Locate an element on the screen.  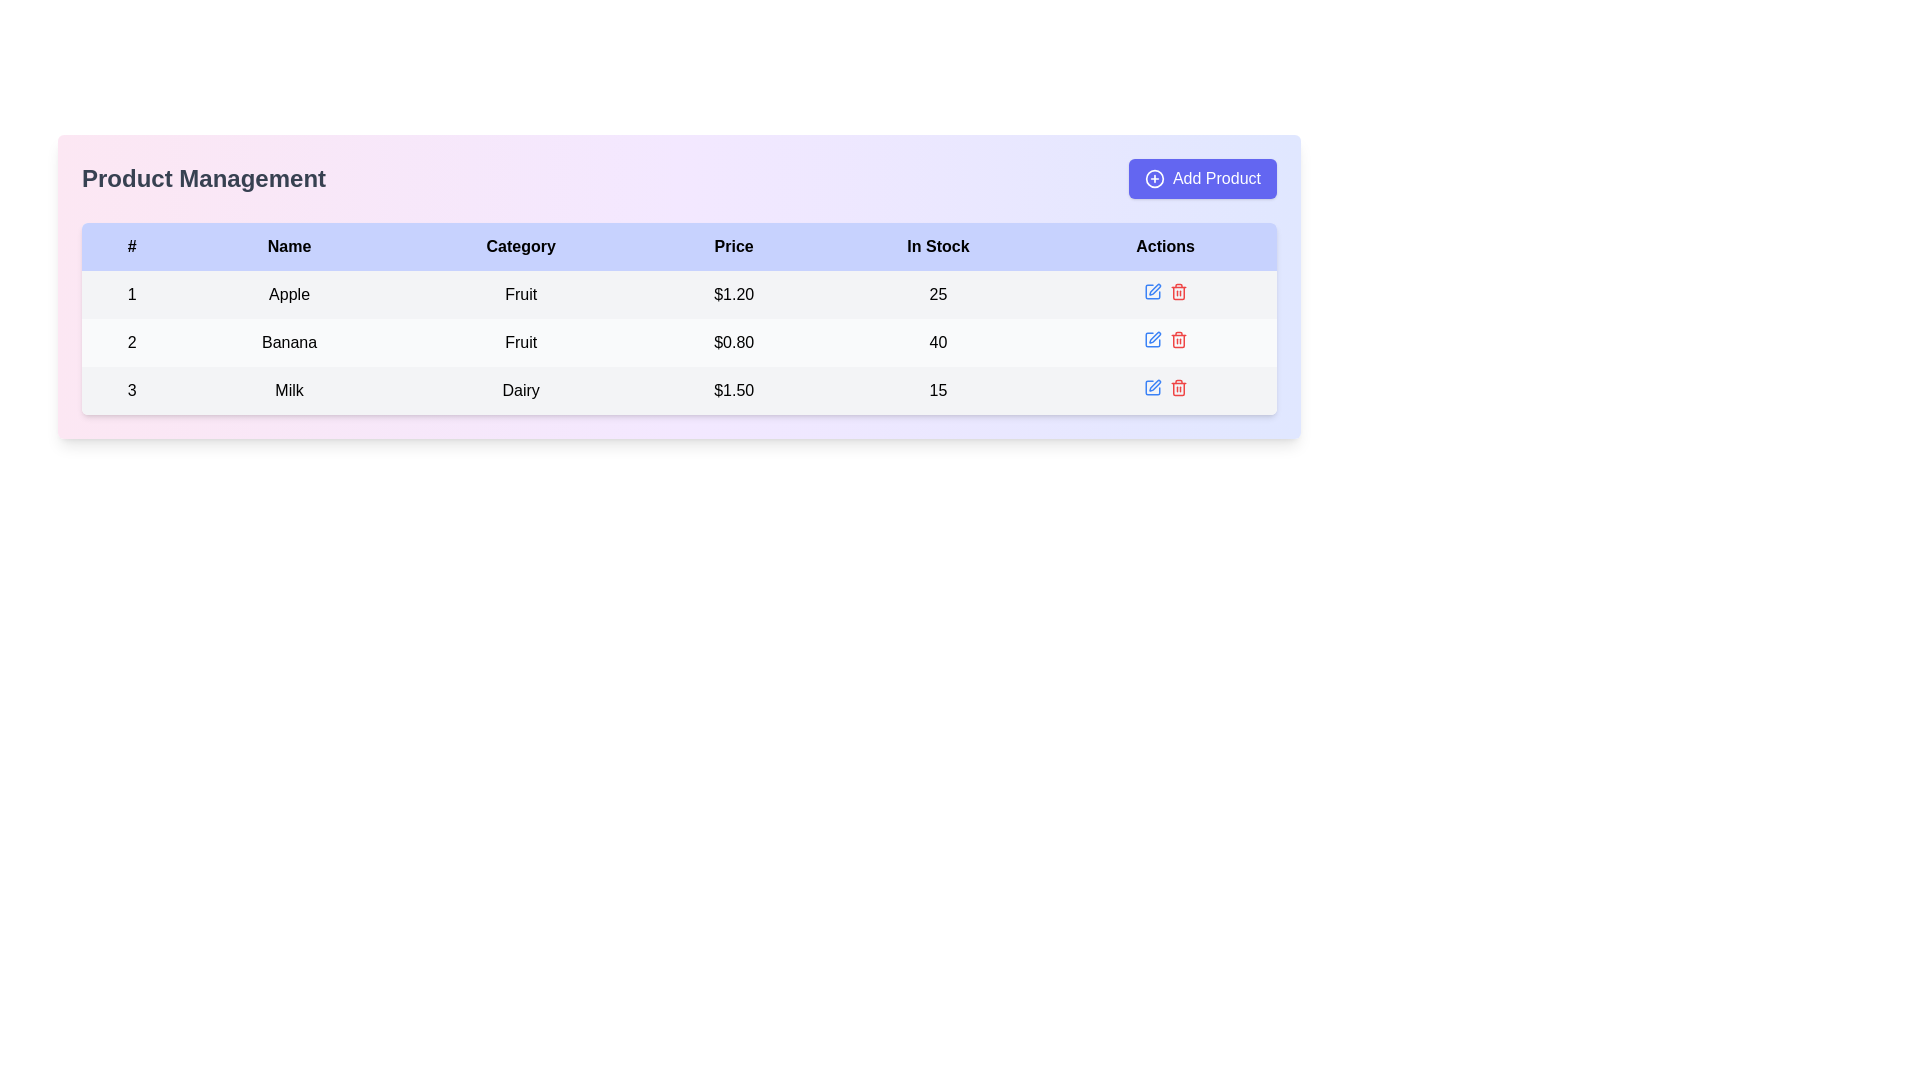
the numeric value '40' displayed in bold black text located in the 'In Stock' column under the 'Banana' entry in the table is located at coordinates (937, 342).